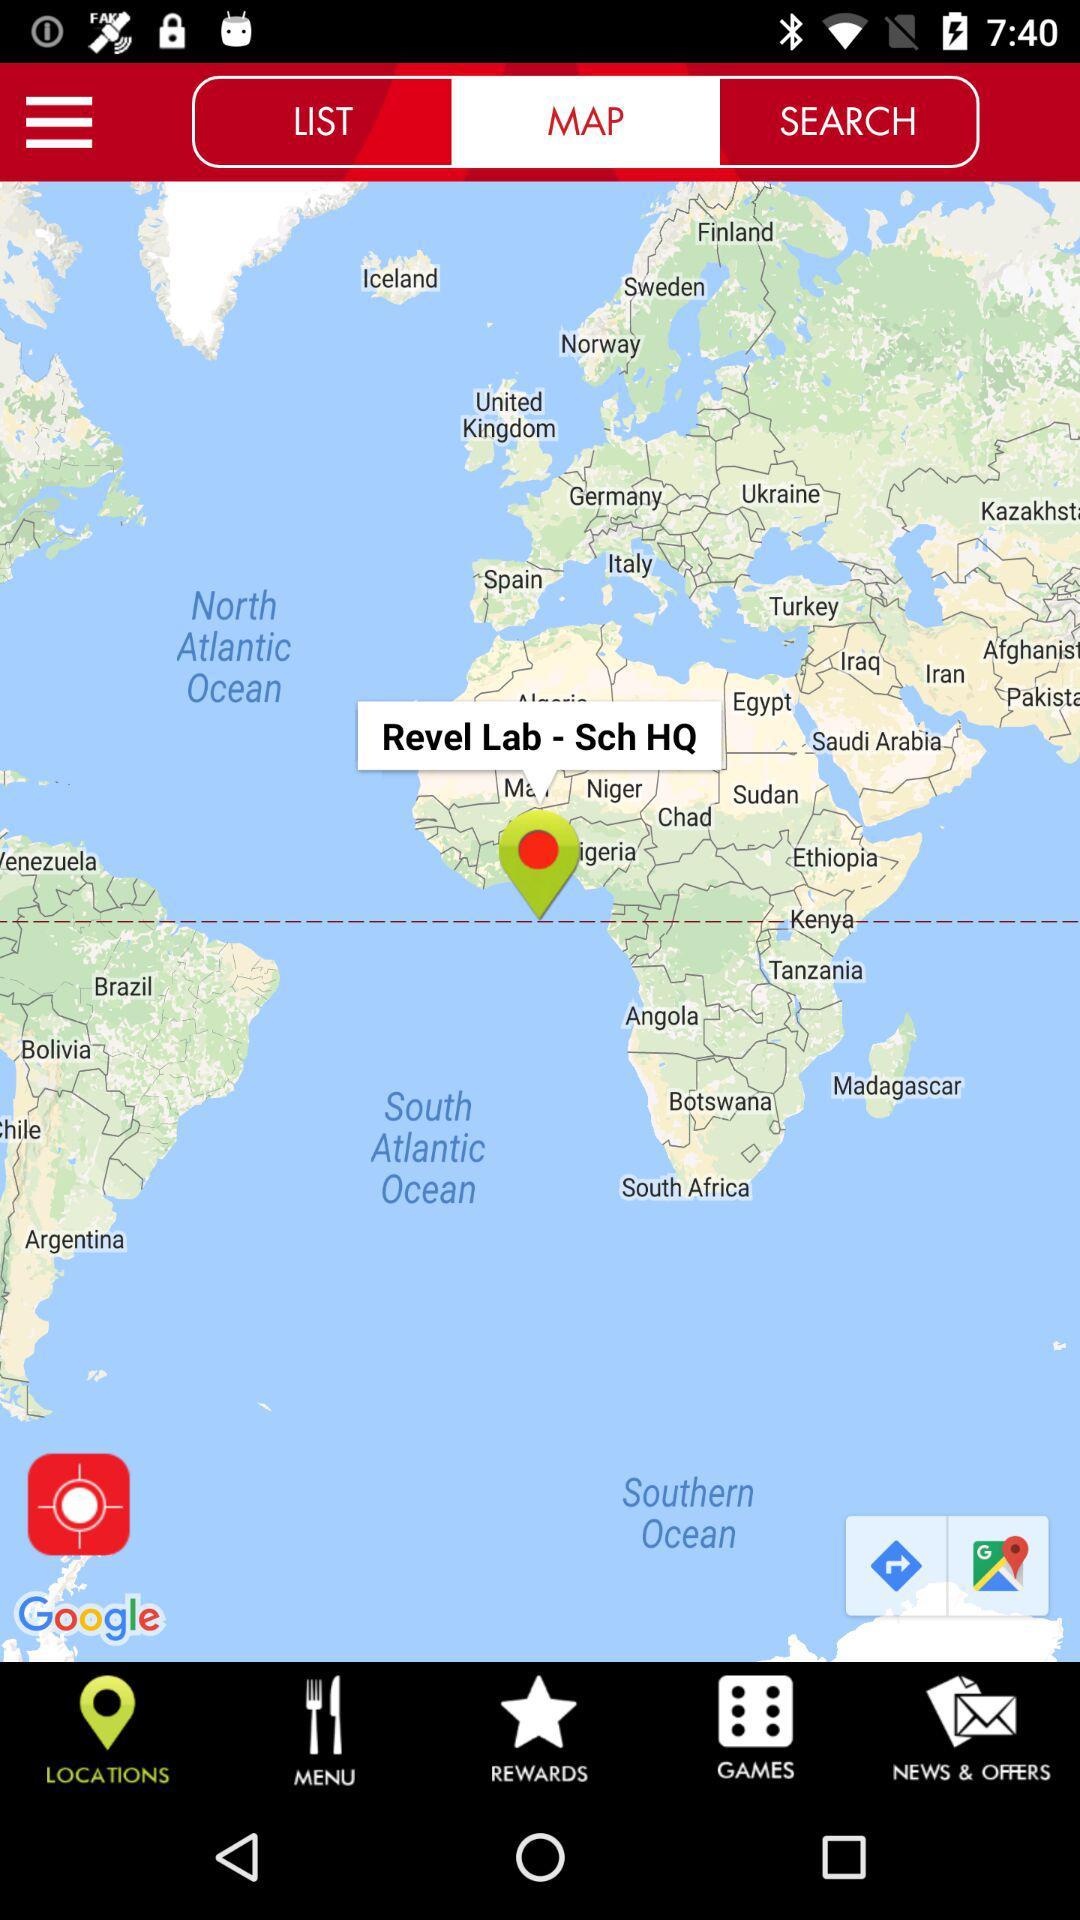  I want to click on the search icon, so click(848, 120).